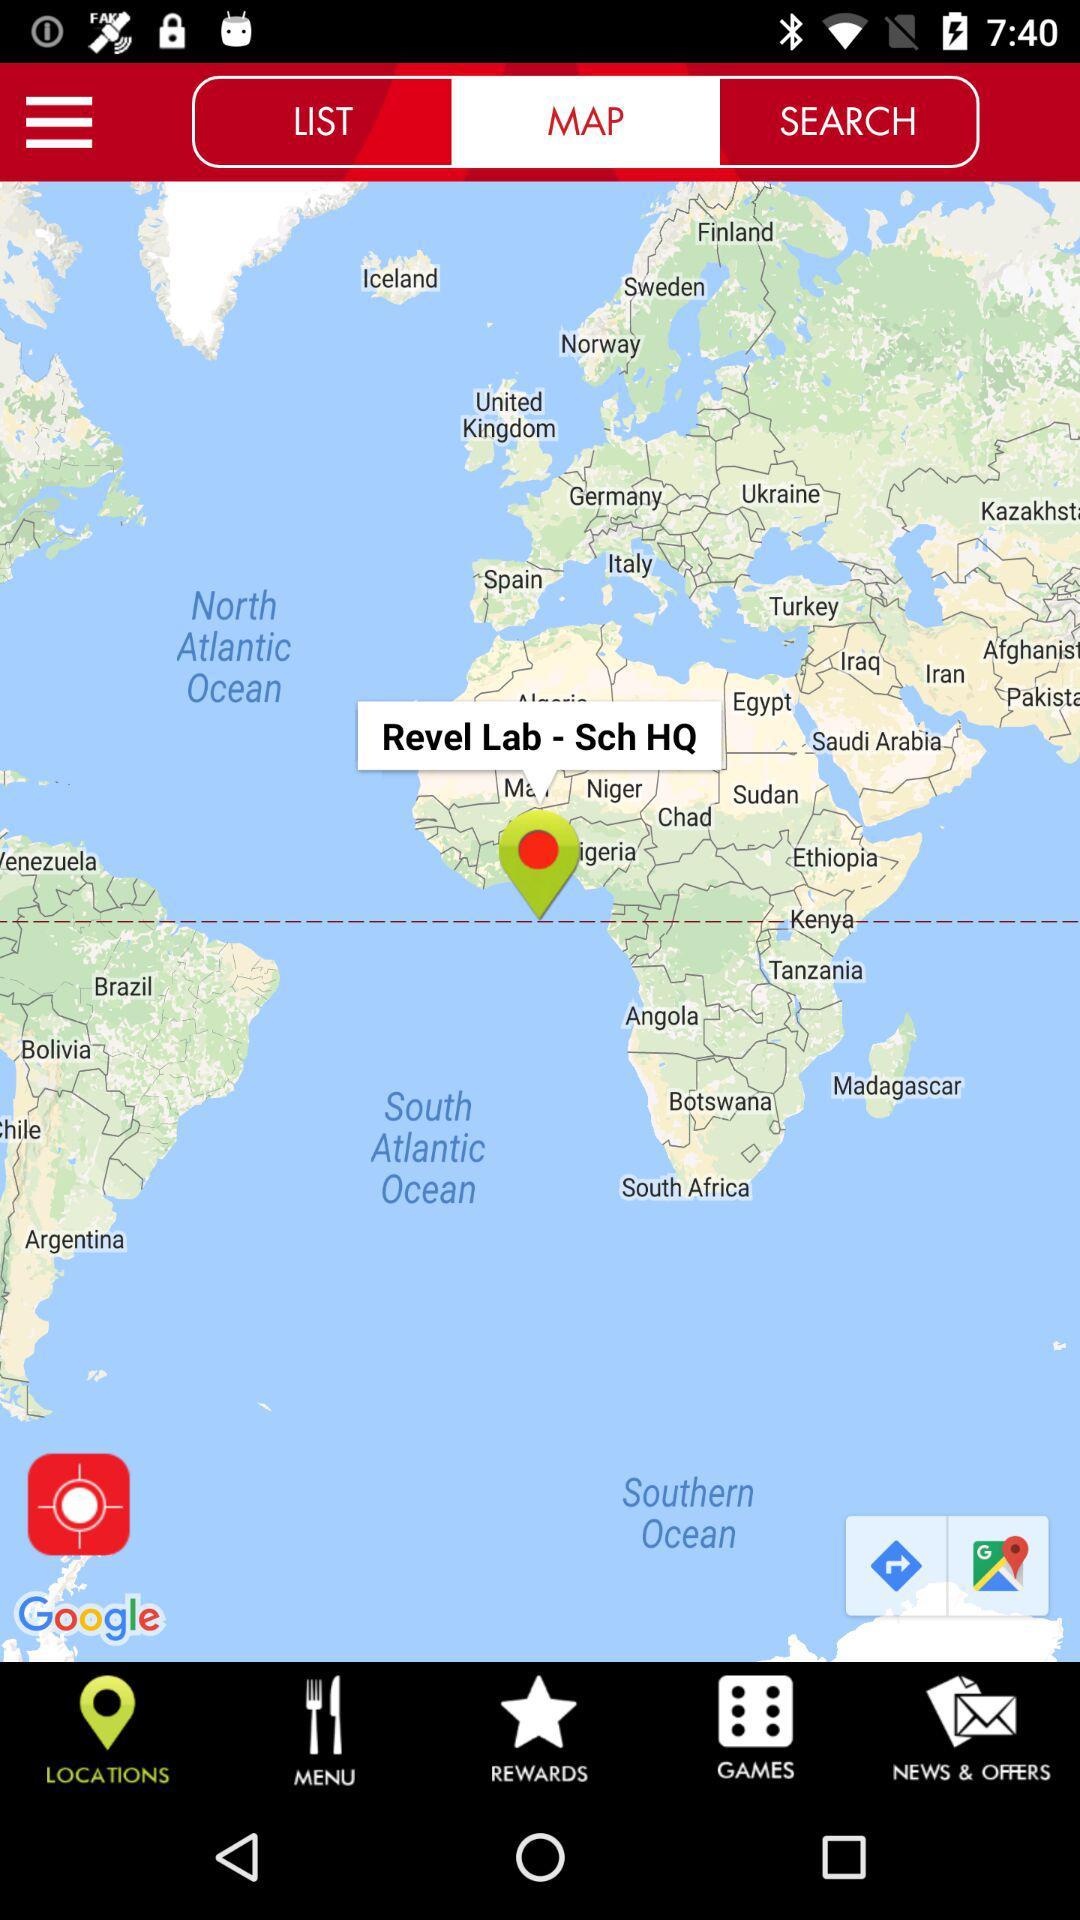  I want to click on the search icon, so click(848, 120).